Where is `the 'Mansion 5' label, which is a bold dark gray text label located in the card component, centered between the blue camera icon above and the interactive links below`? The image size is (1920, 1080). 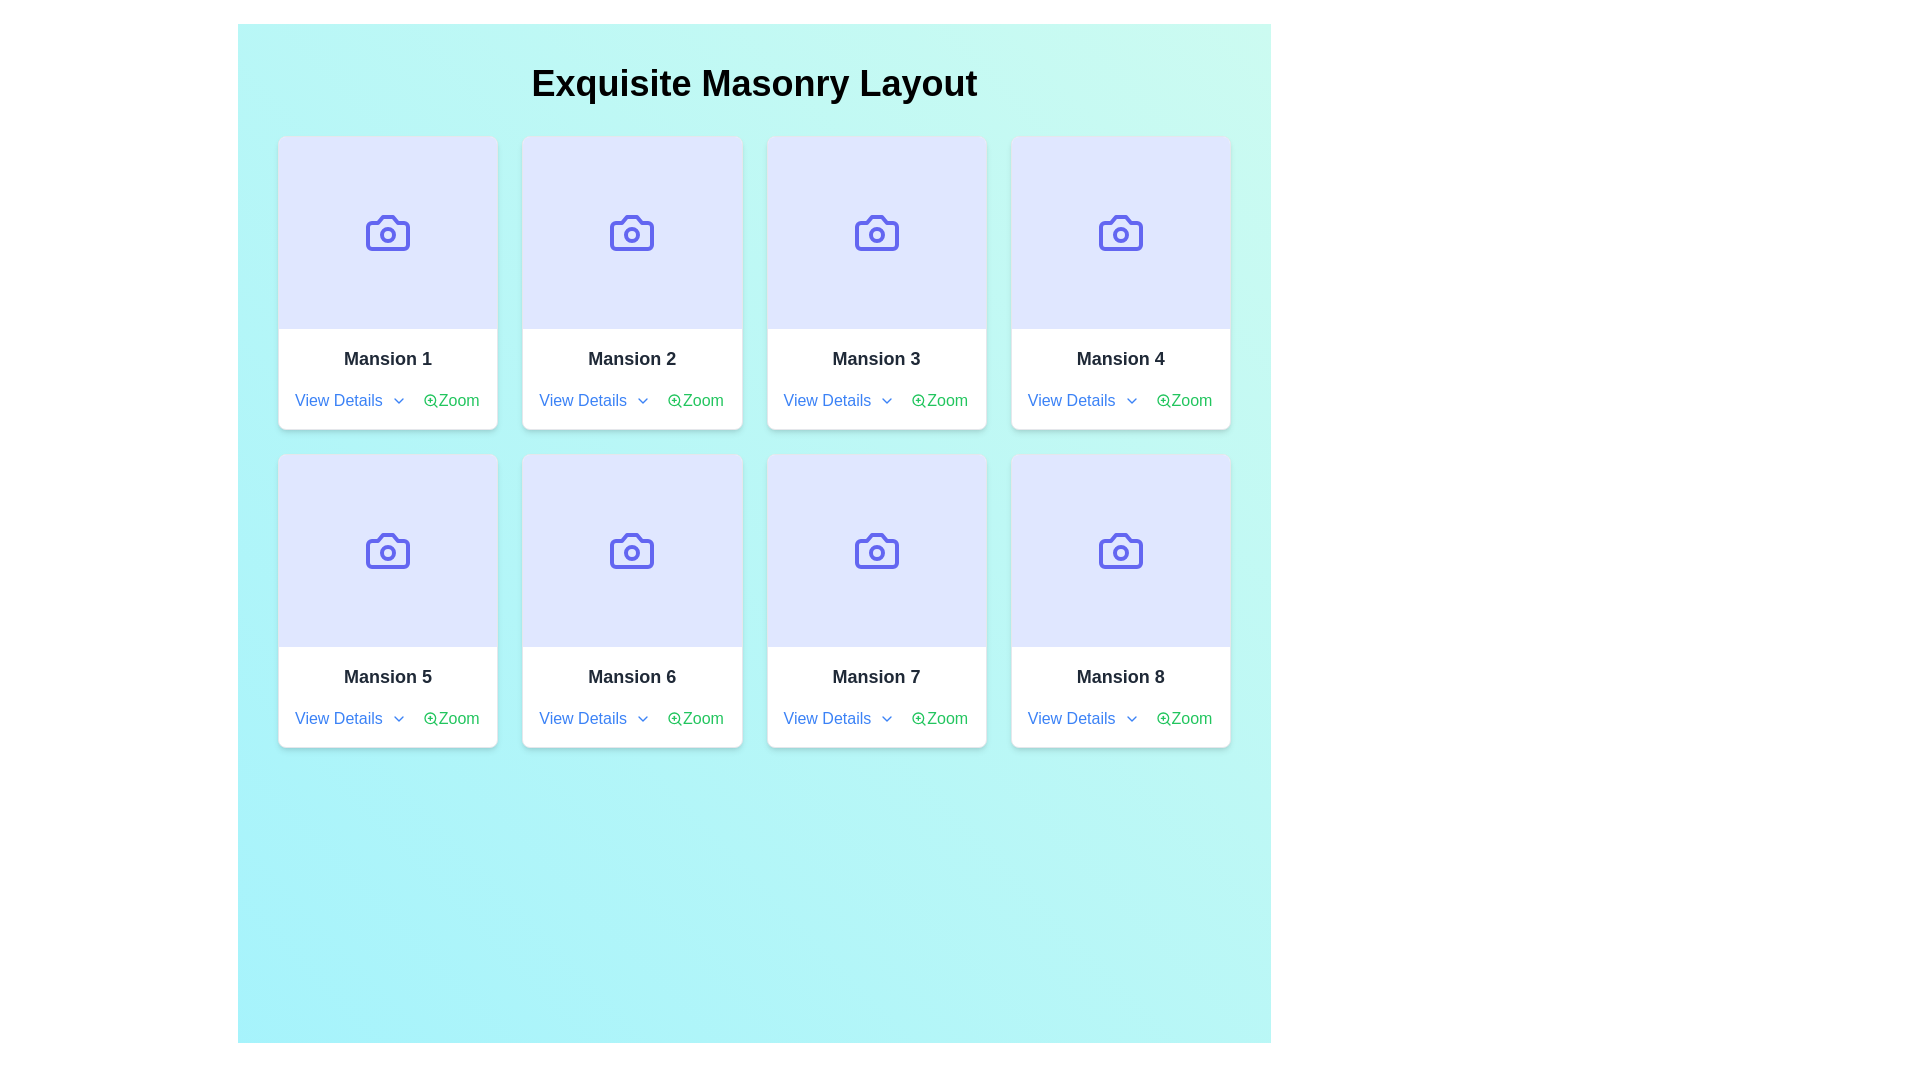
the 'Mansion 5' label, which is a bold dark gray text label located in the card component, centered between the blue camera icon above and the interactive links below is located at coordinates (388, 676).